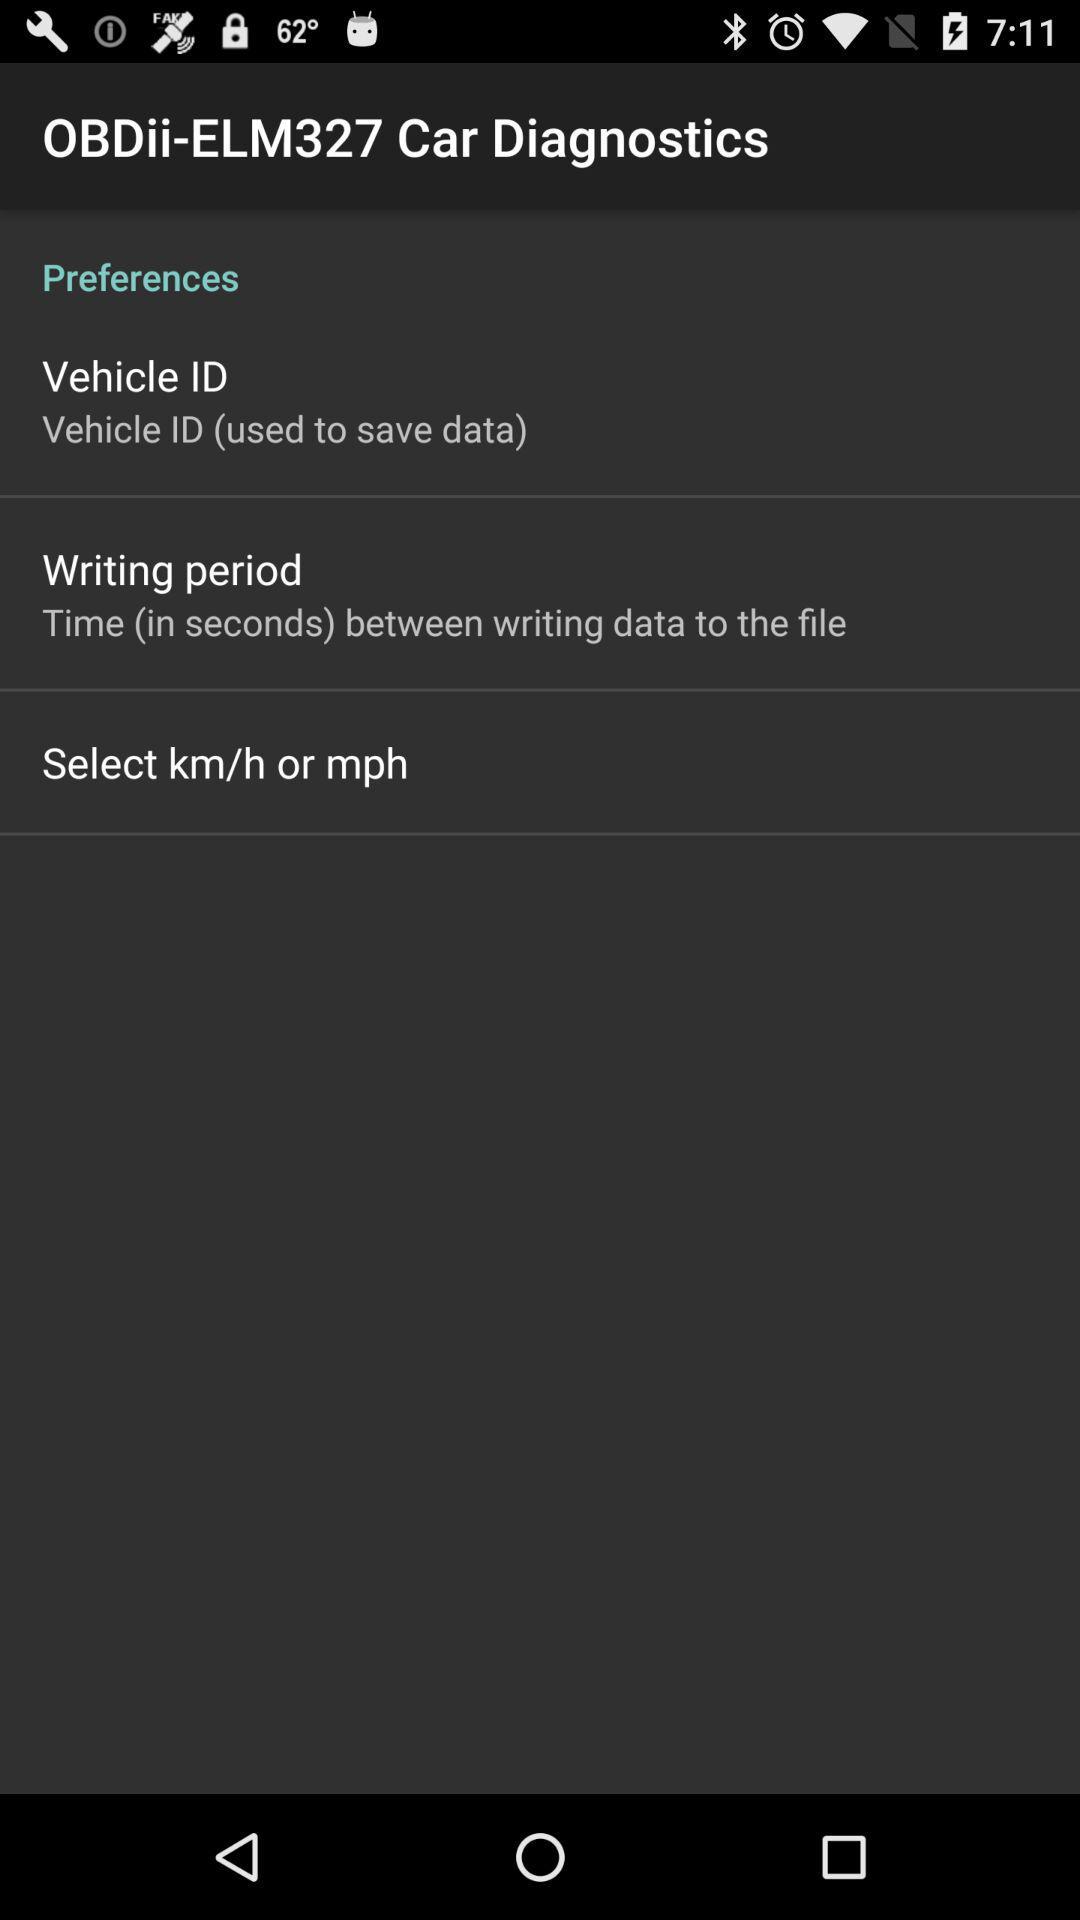 The image size is (1080, 1920). I want to click on the icon below the obdii elm327 car icon, so click(540, 254).